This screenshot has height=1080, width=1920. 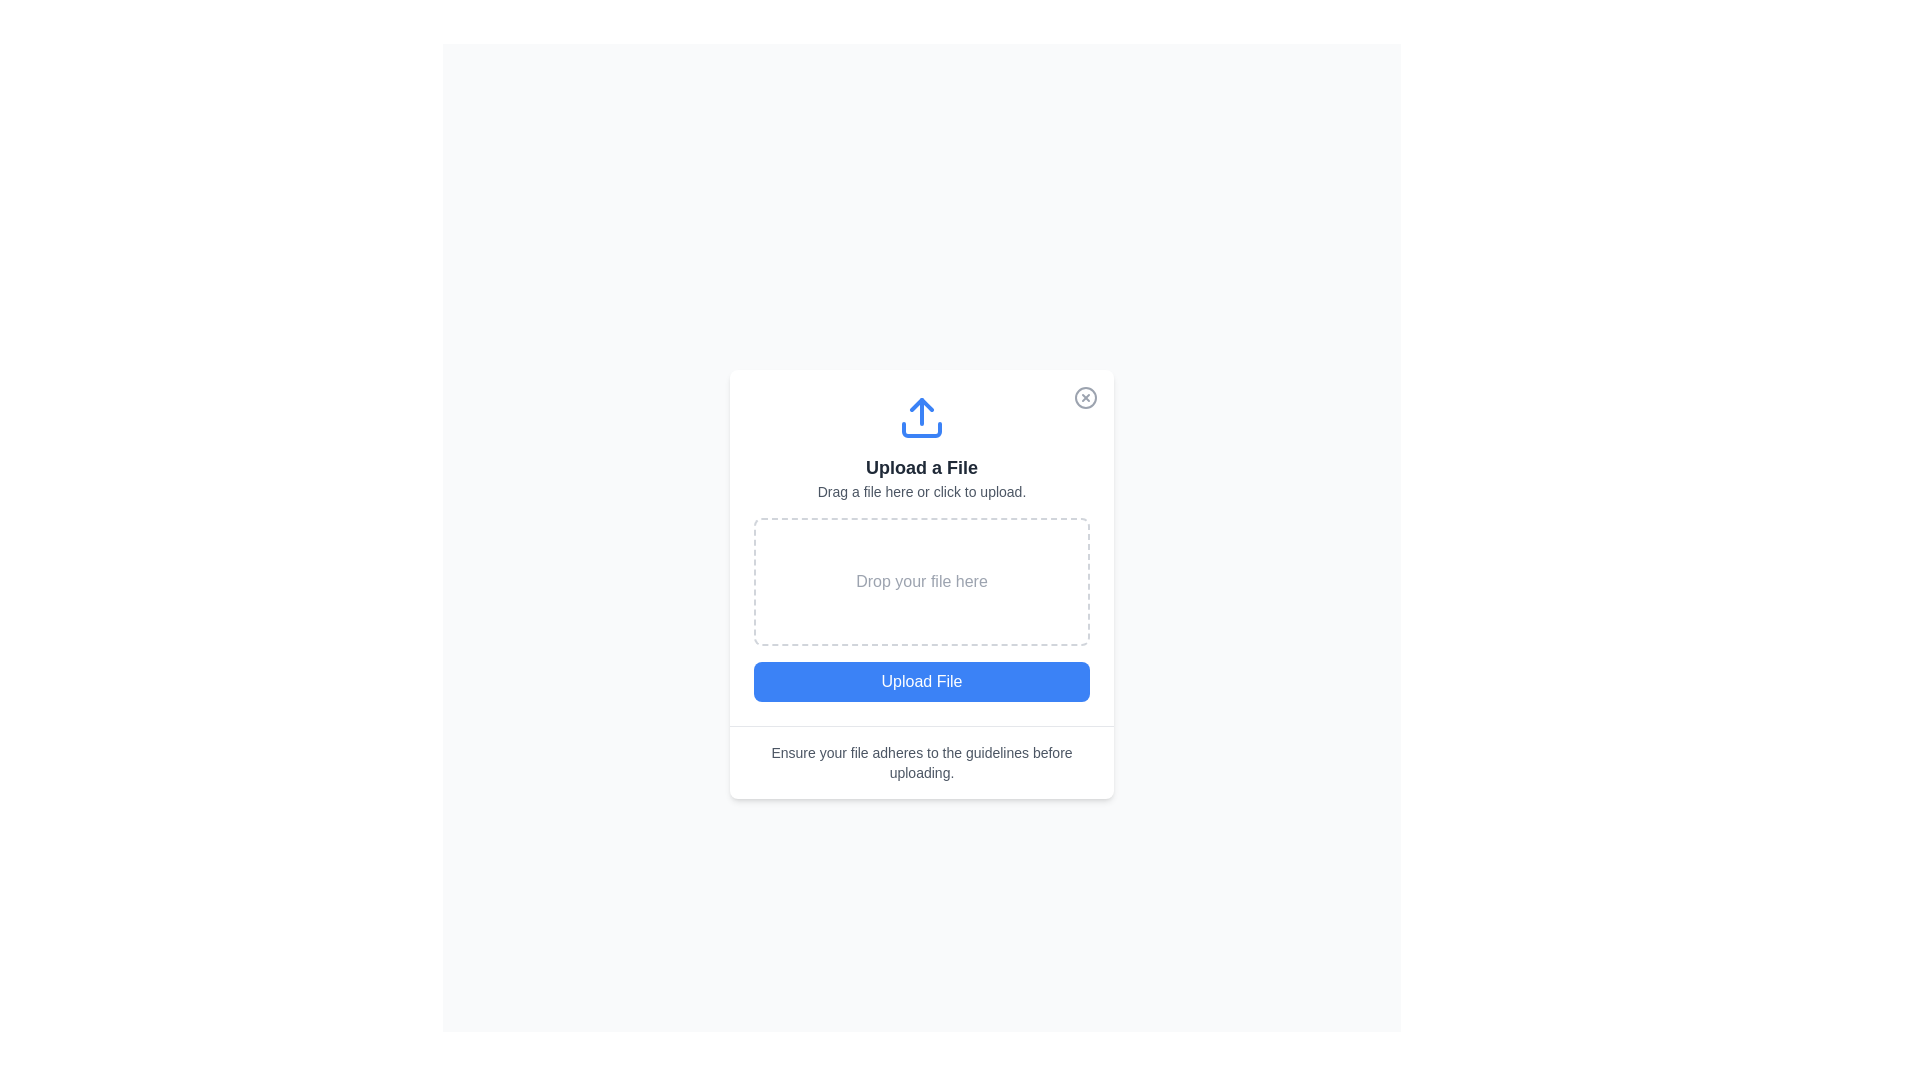 I want to click on the interactive drop zone for file uploads, which is located centrally within the dialog box, below the title 'Upload a File' and the subtitle 'Drag a file here or click to upload.', so click(x=920, y=547).